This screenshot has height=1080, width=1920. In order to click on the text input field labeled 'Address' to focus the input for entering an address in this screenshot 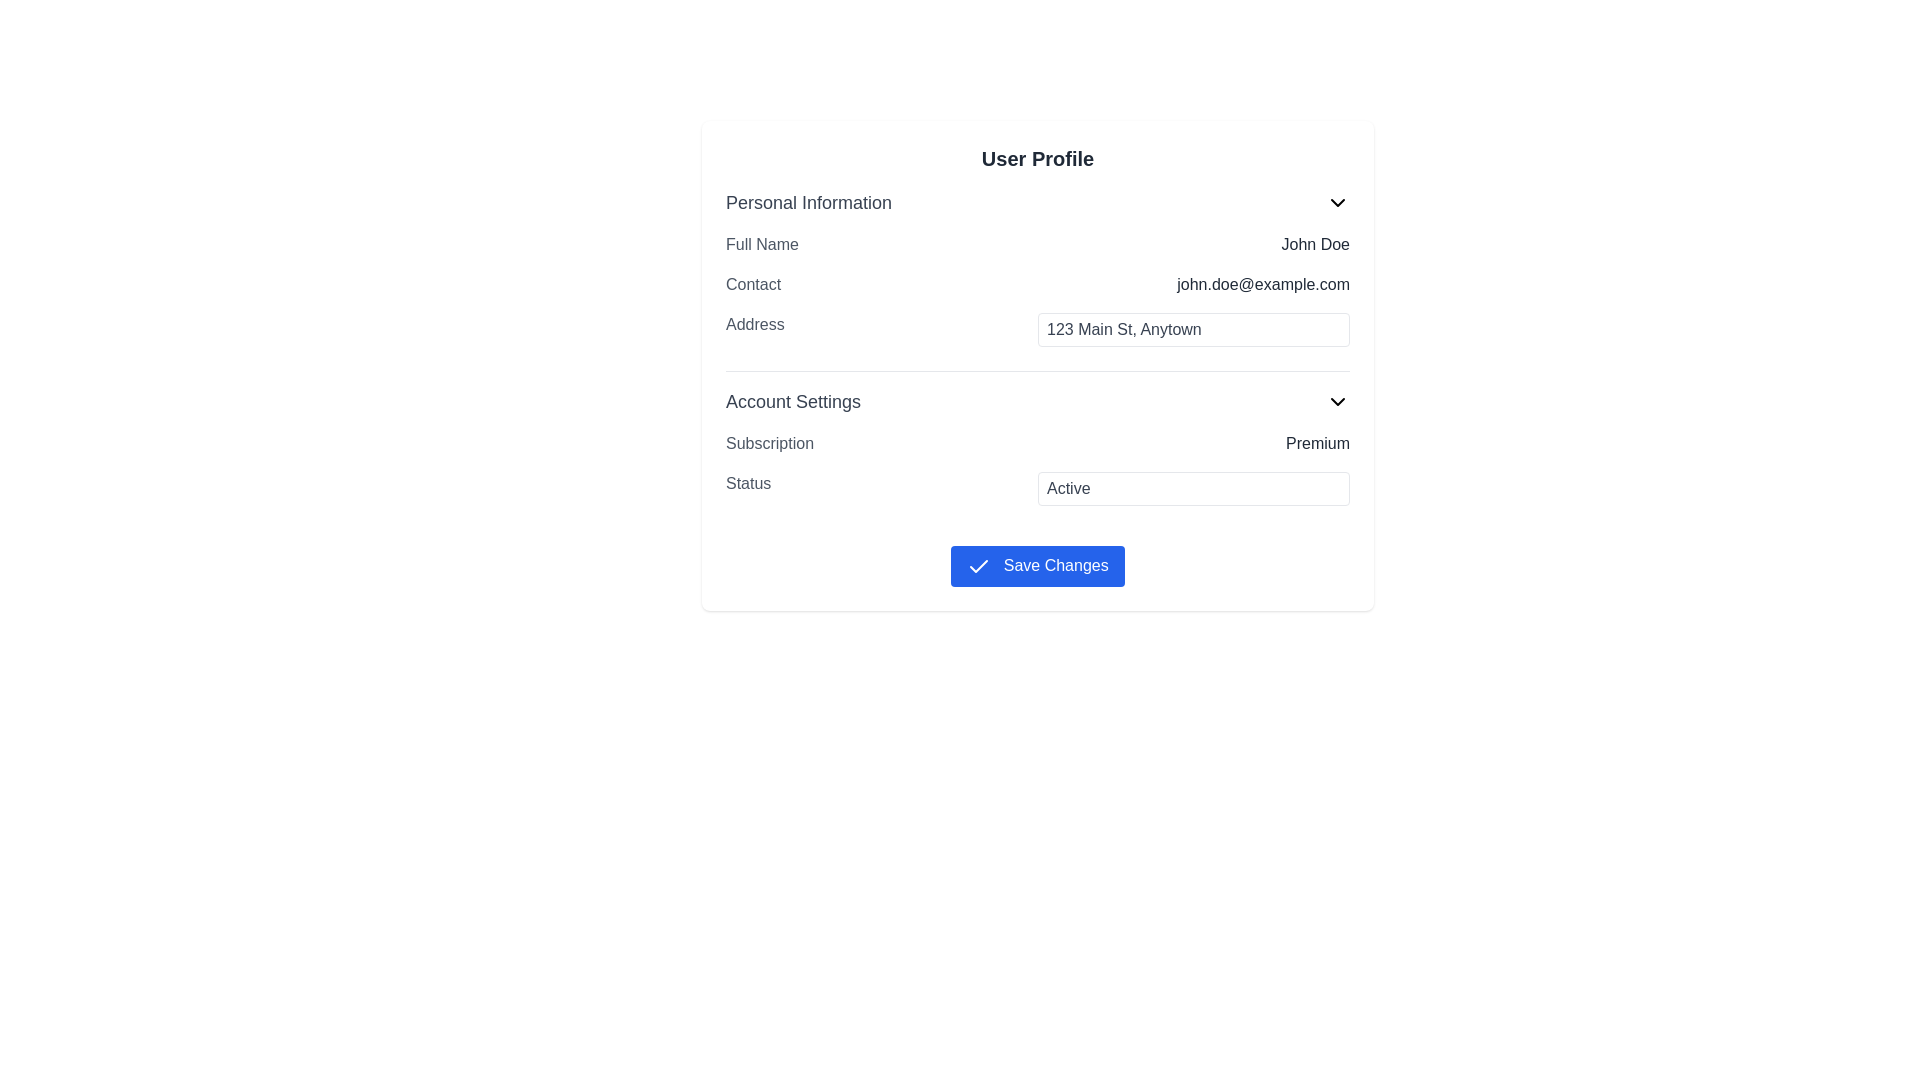, I will do `click(1194, 329)`.